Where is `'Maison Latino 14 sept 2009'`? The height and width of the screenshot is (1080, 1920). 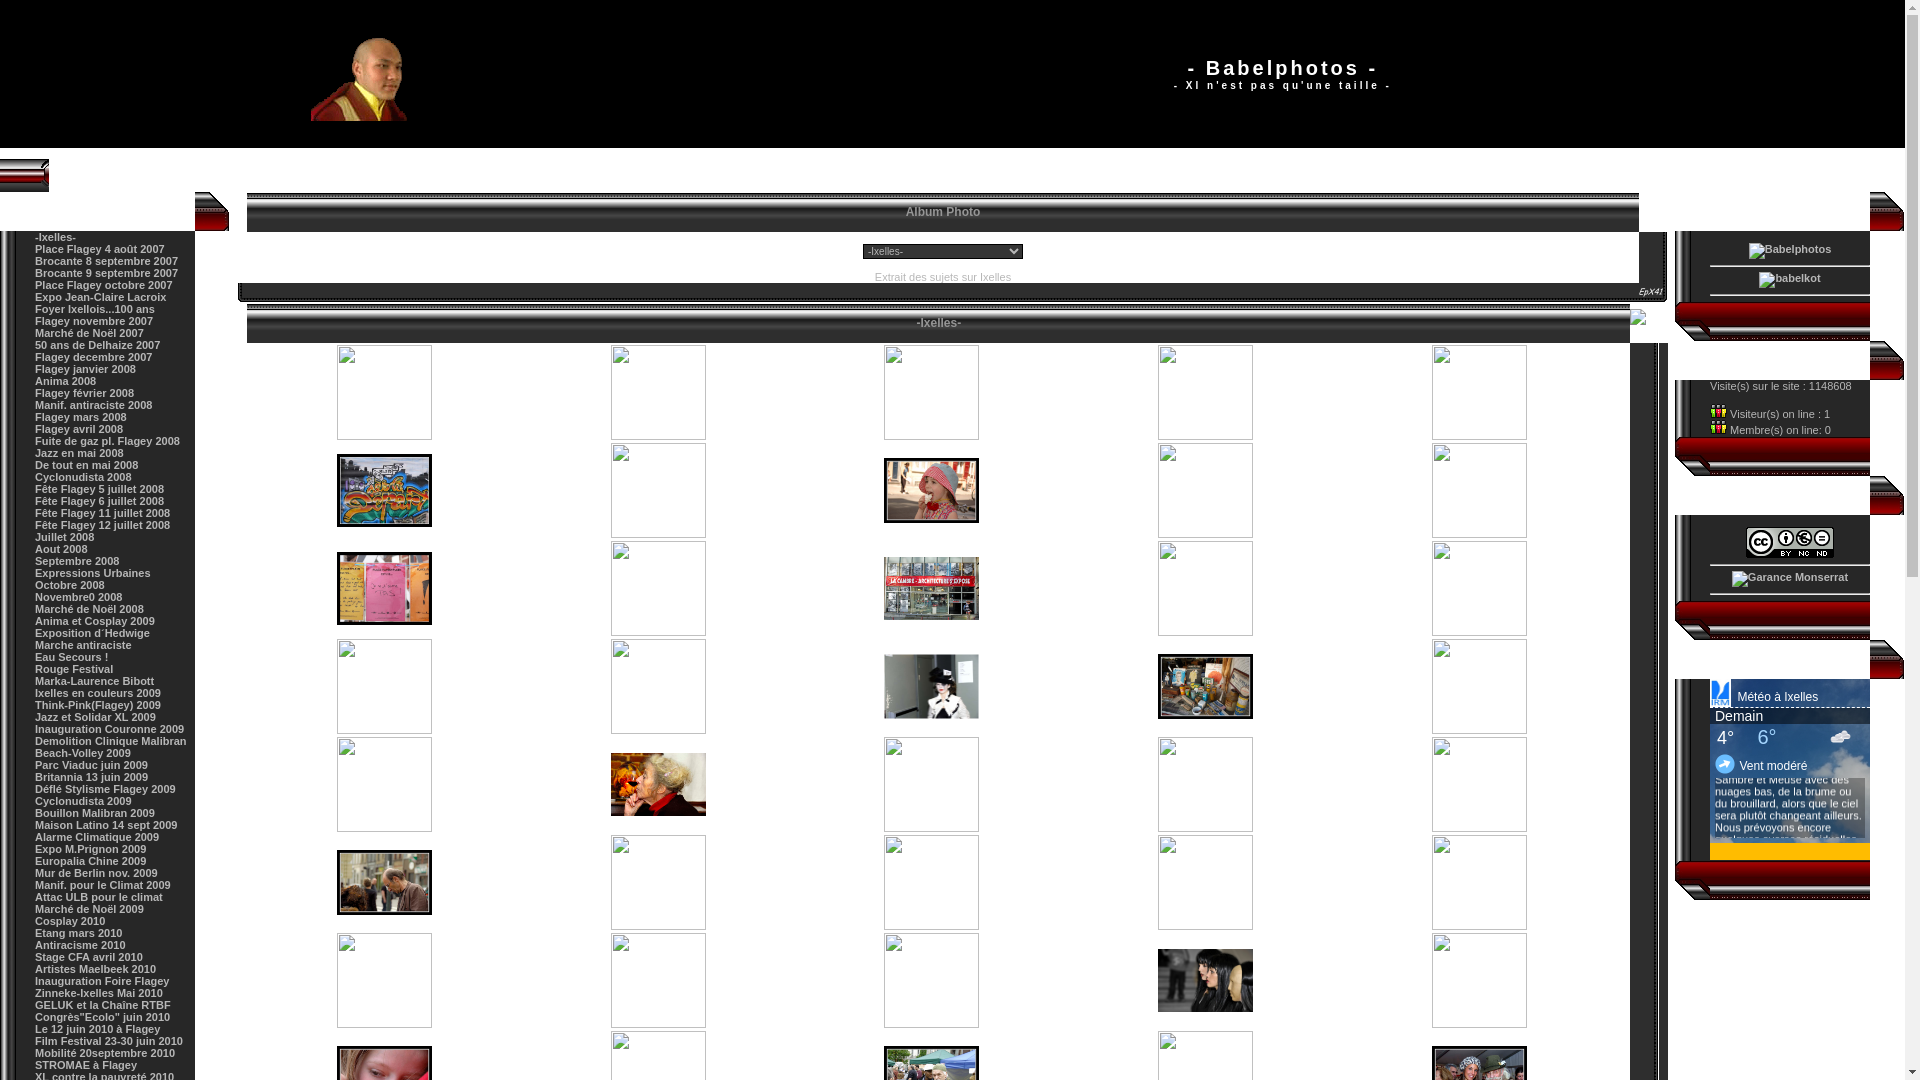 'Maison Latino 14 sept 2009' is located at coordinates (34, 825).